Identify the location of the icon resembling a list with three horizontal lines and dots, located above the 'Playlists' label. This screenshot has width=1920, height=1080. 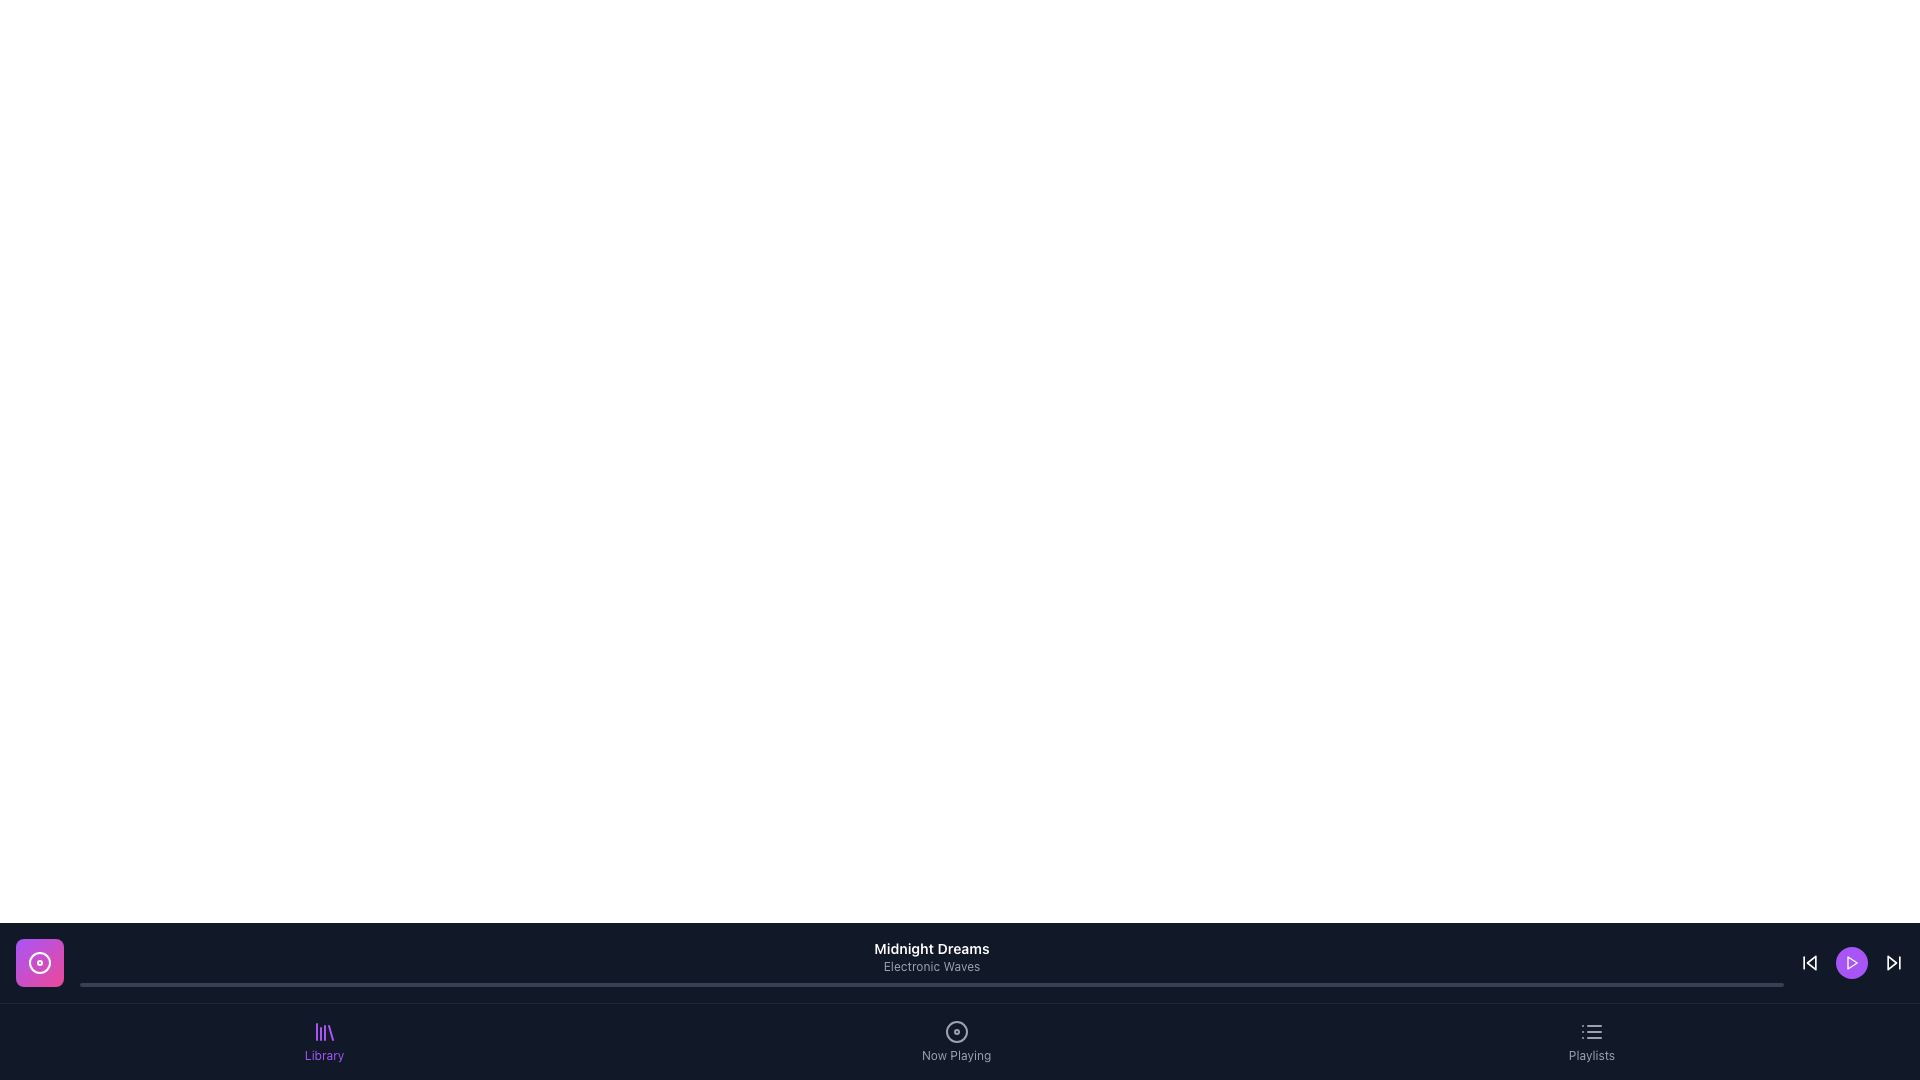
(1591, 1032).